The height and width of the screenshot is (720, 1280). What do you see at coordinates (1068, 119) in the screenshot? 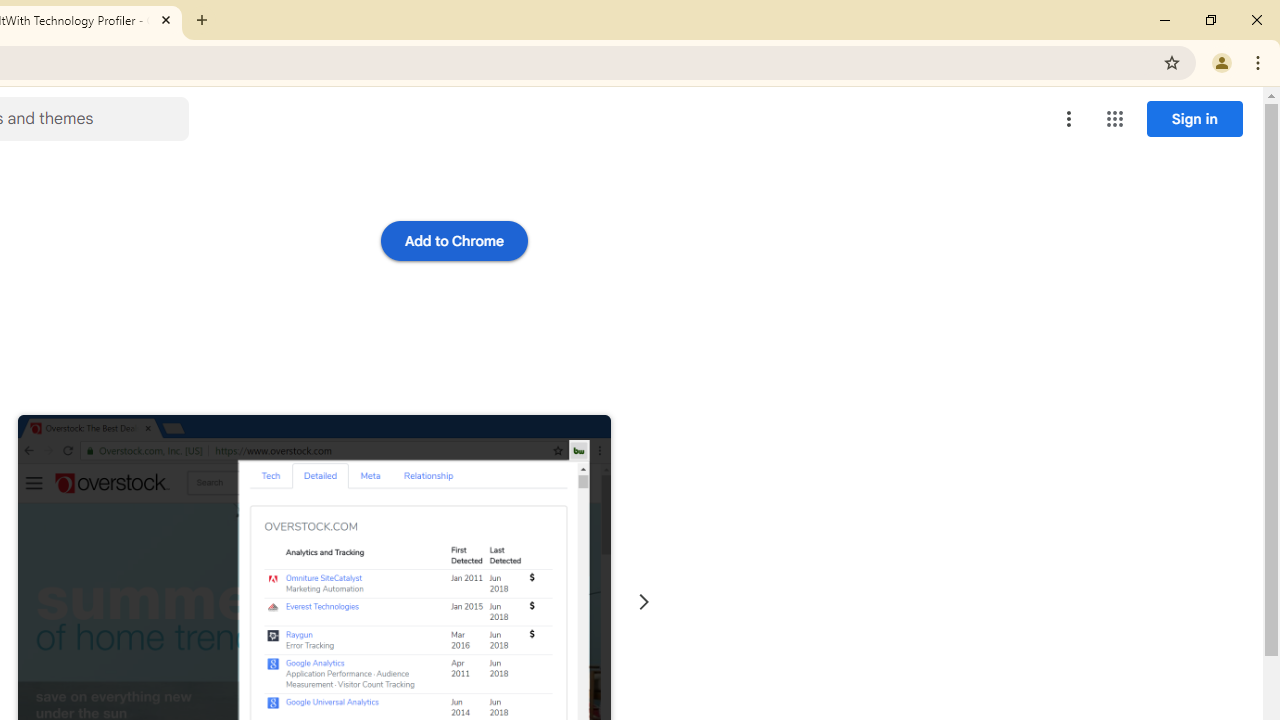
I see `'More options menu'` at bounding box center [1068, 119].